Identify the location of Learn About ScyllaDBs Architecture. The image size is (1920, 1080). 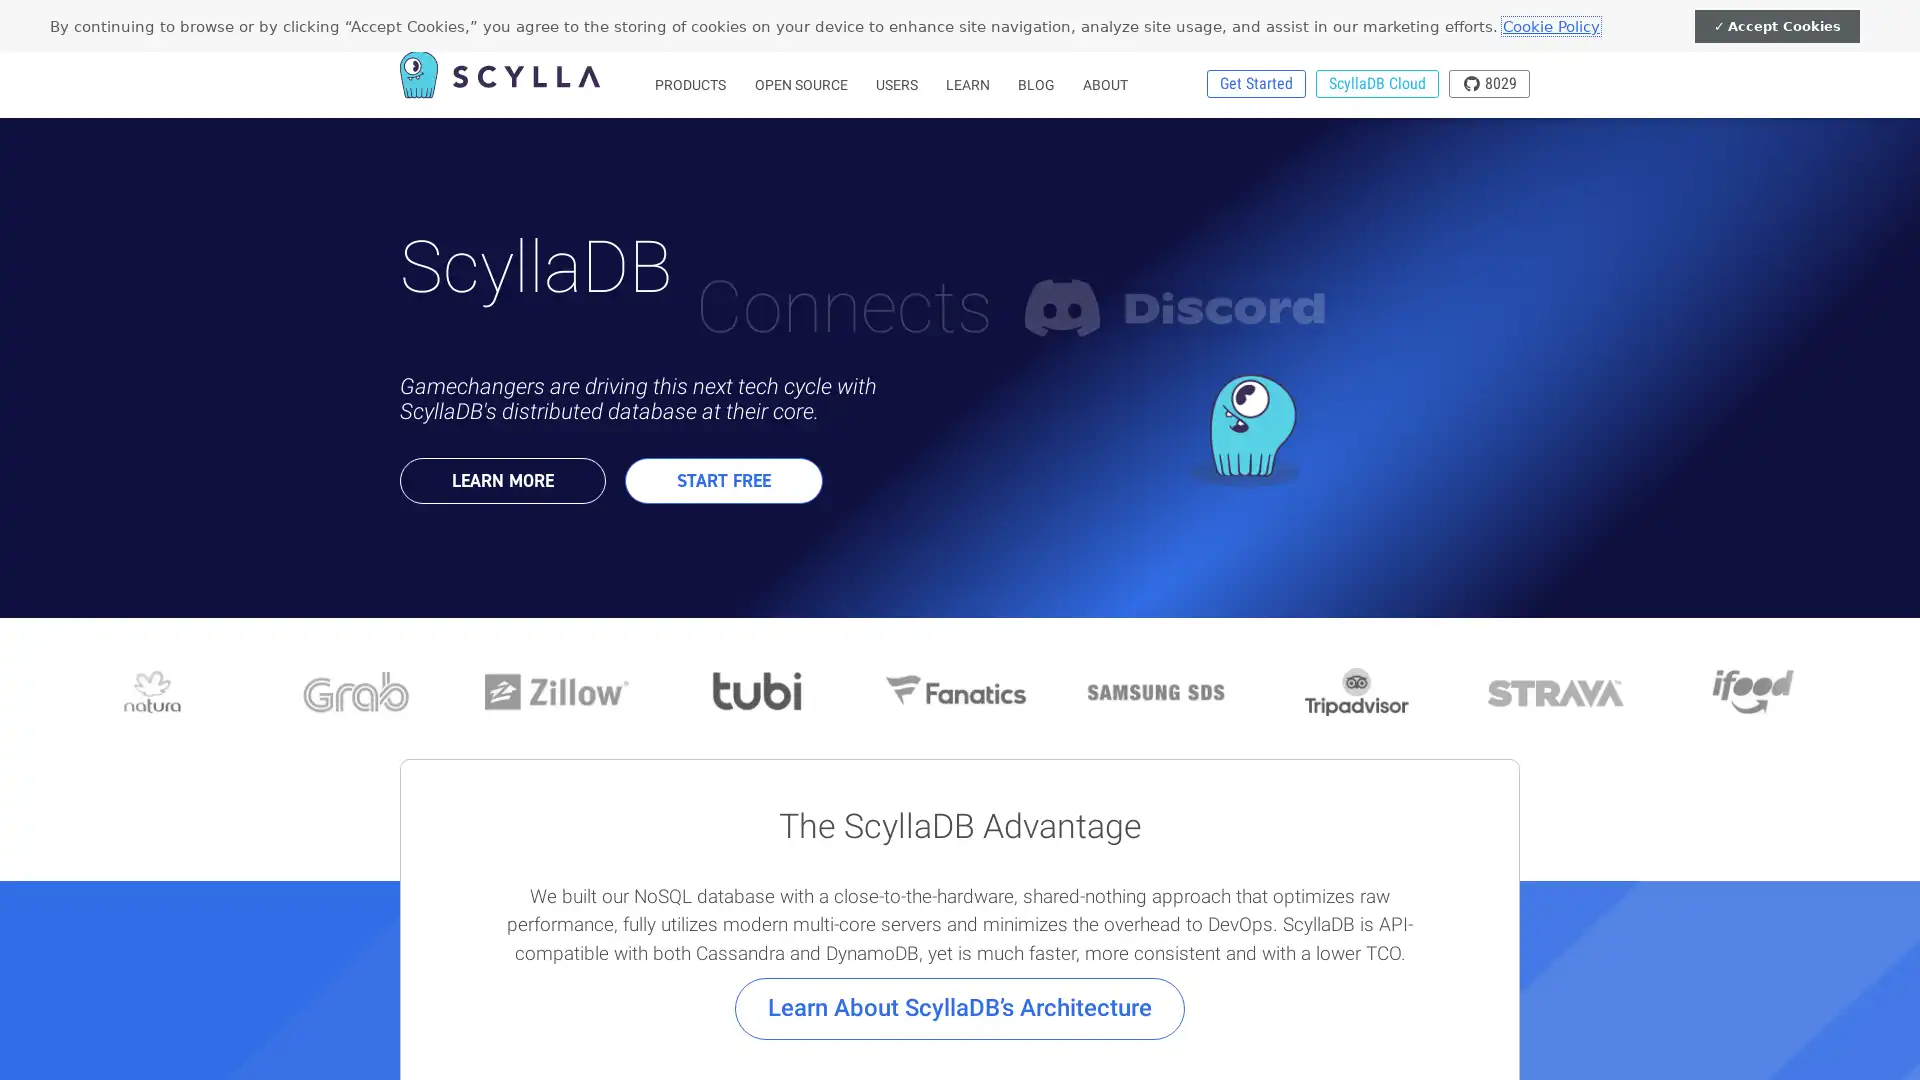
(960, 1009).